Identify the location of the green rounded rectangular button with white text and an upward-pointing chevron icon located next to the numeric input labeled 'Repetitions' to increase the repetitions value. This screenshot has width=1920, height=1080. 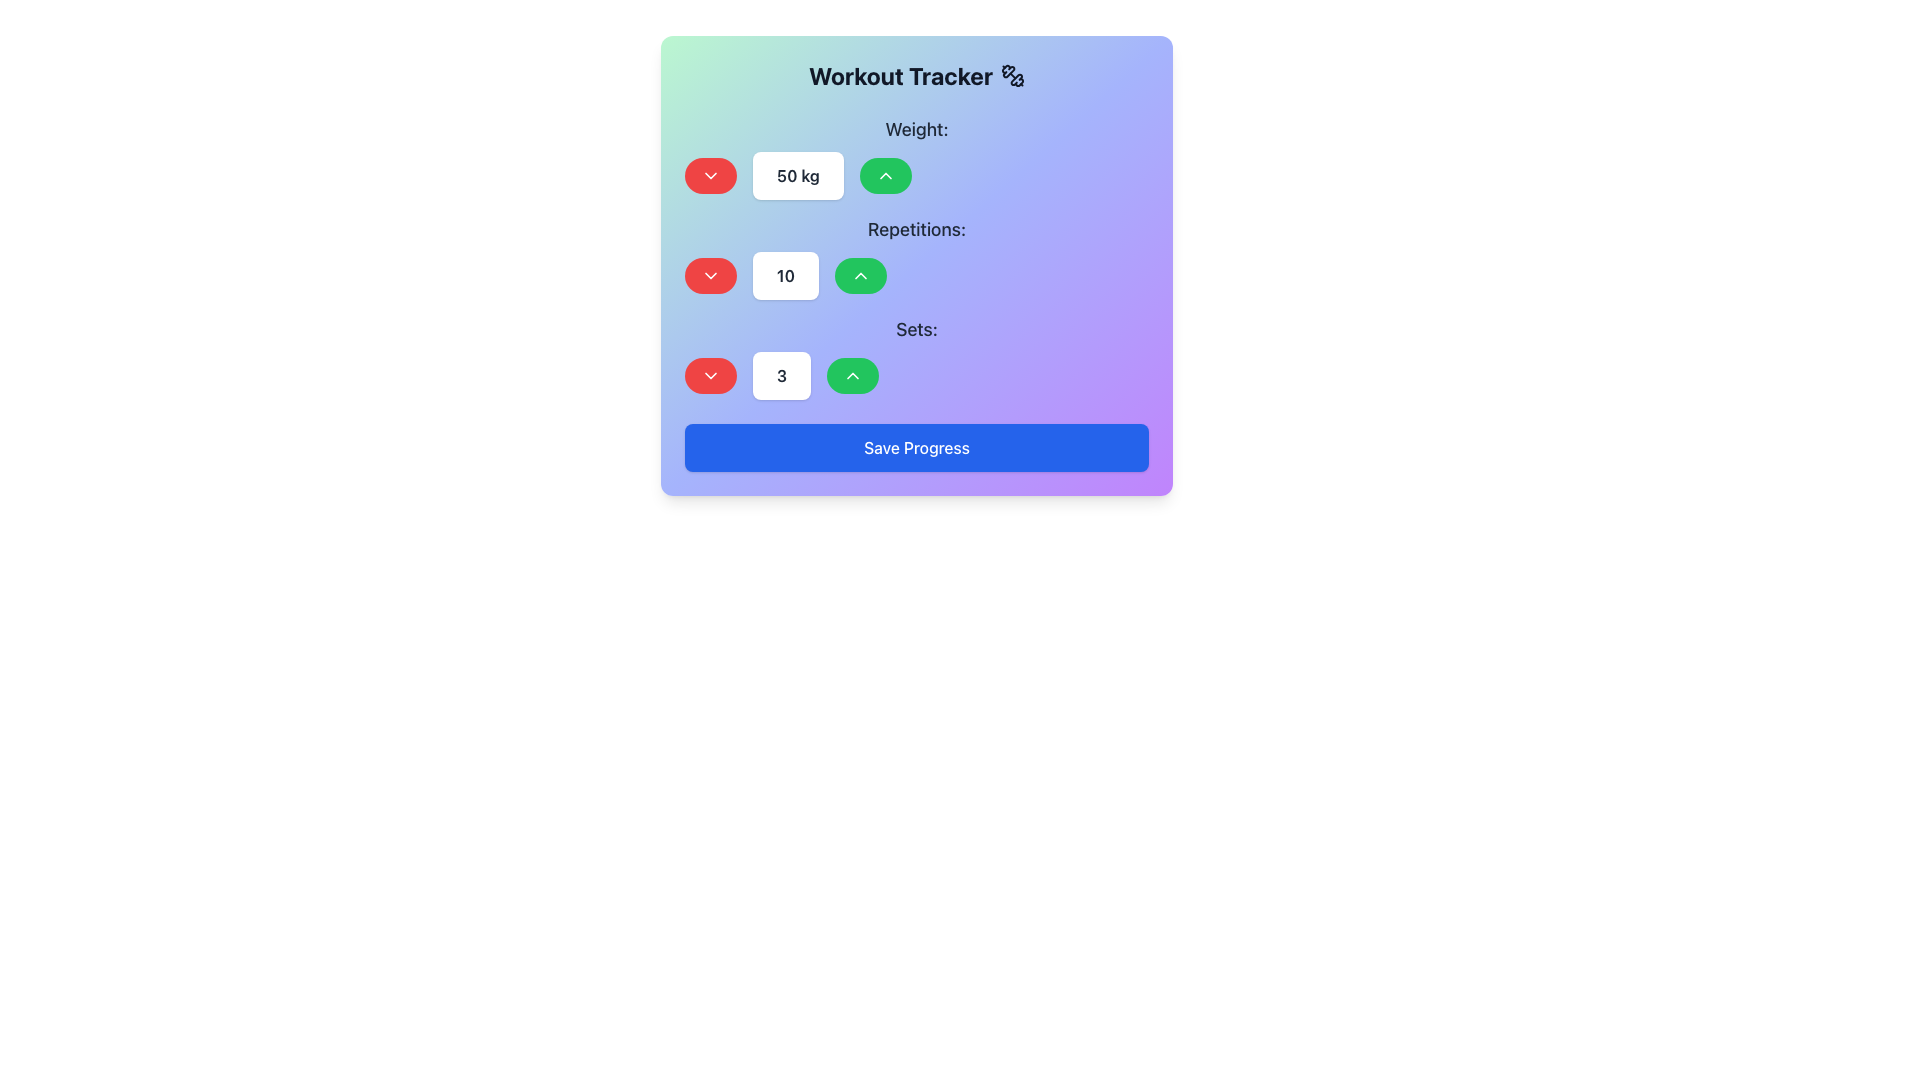
(860, 276).